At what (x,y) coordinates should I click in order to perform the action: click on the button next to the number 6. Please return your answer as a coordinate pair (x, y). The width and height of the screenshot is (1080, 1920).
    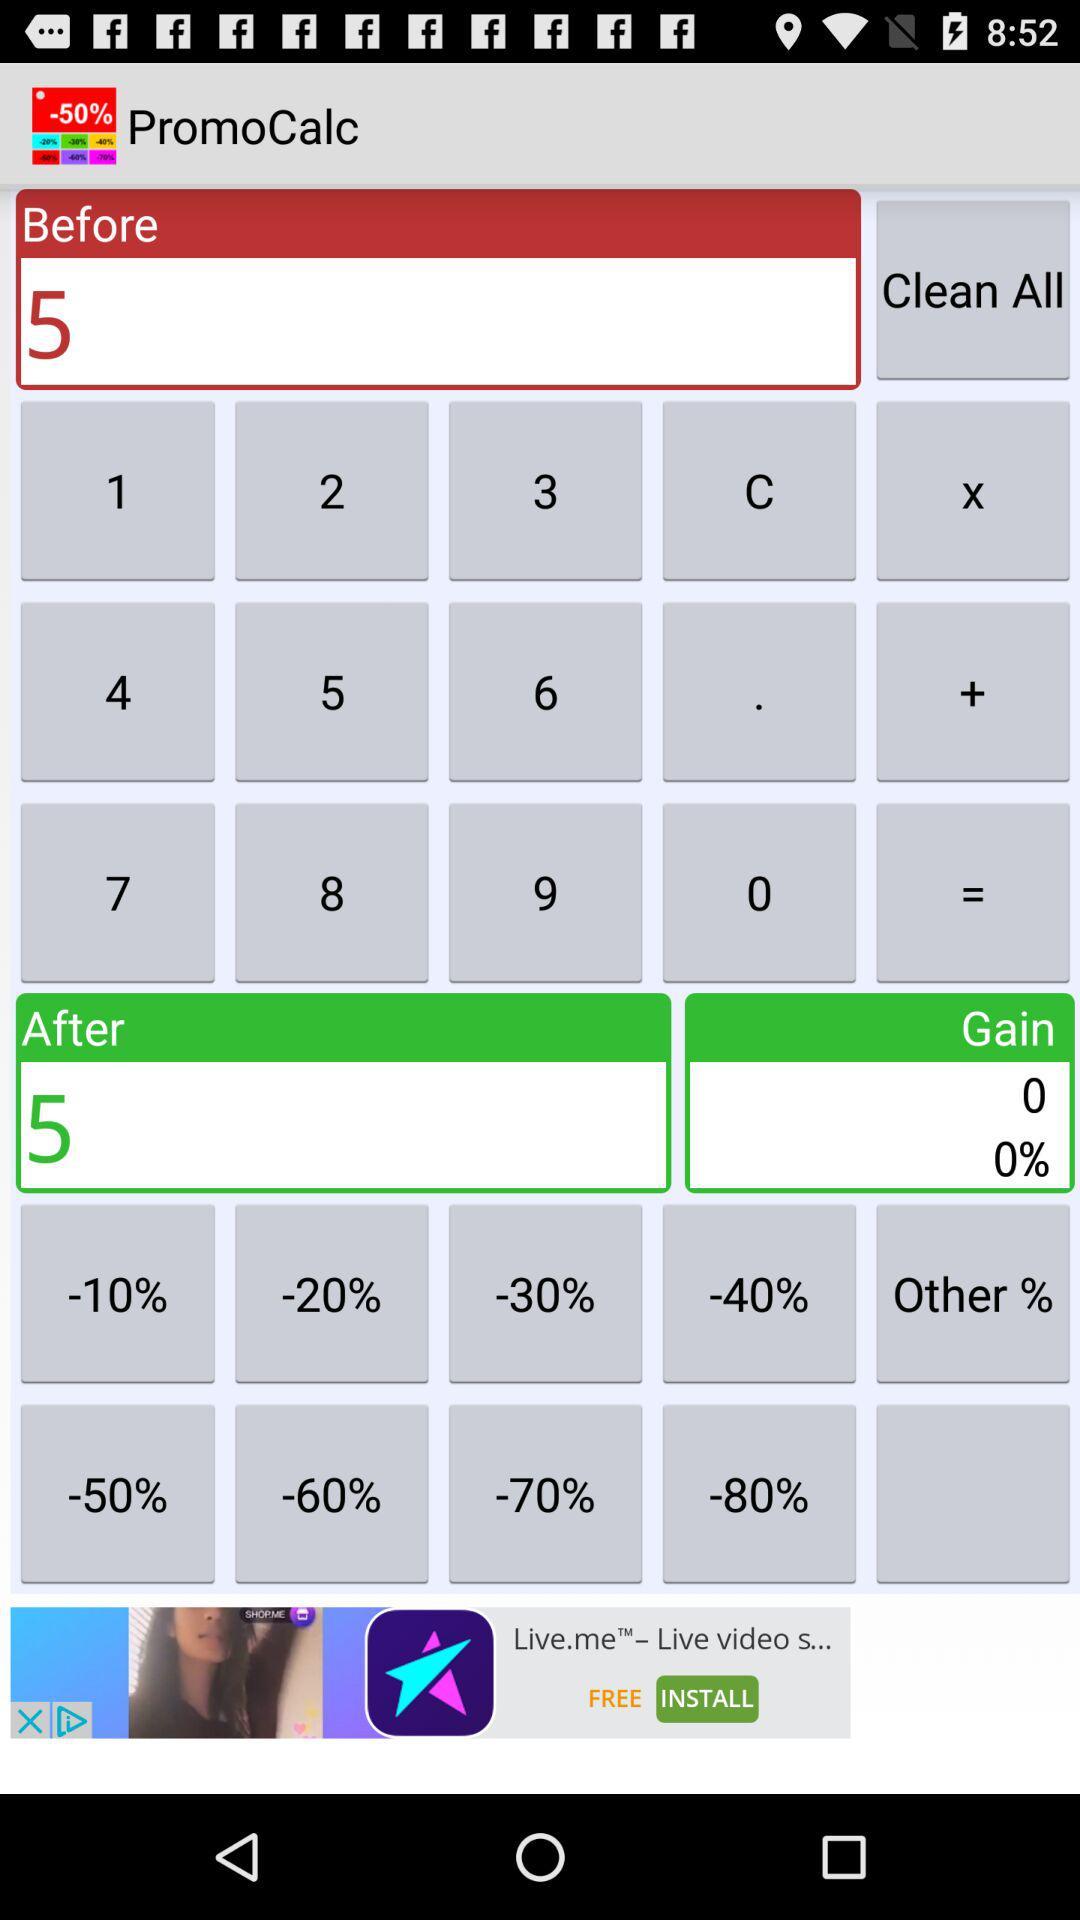
    Looking at the image, I should click on (759, 691).